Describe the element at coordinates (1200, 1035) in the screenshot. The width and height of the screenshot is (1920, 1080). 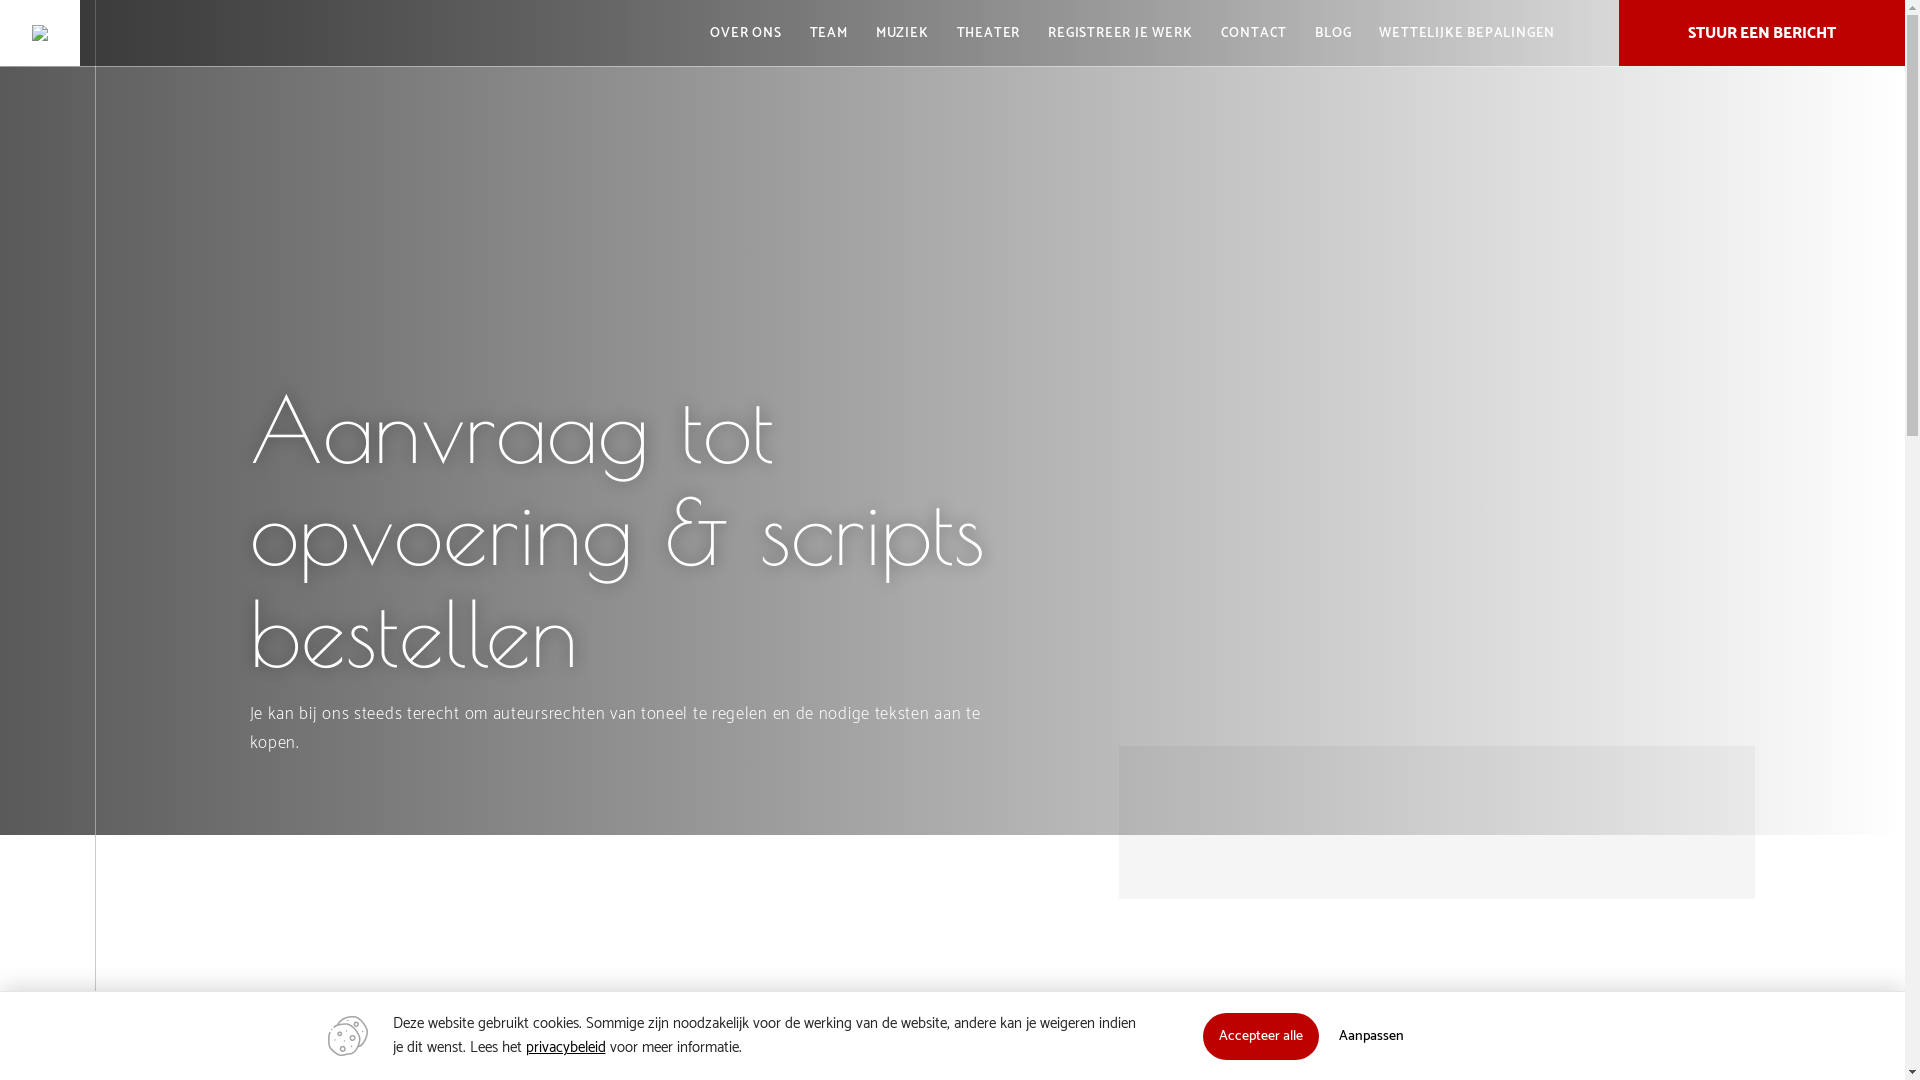
I see `'Accepteer alle'` at that location.